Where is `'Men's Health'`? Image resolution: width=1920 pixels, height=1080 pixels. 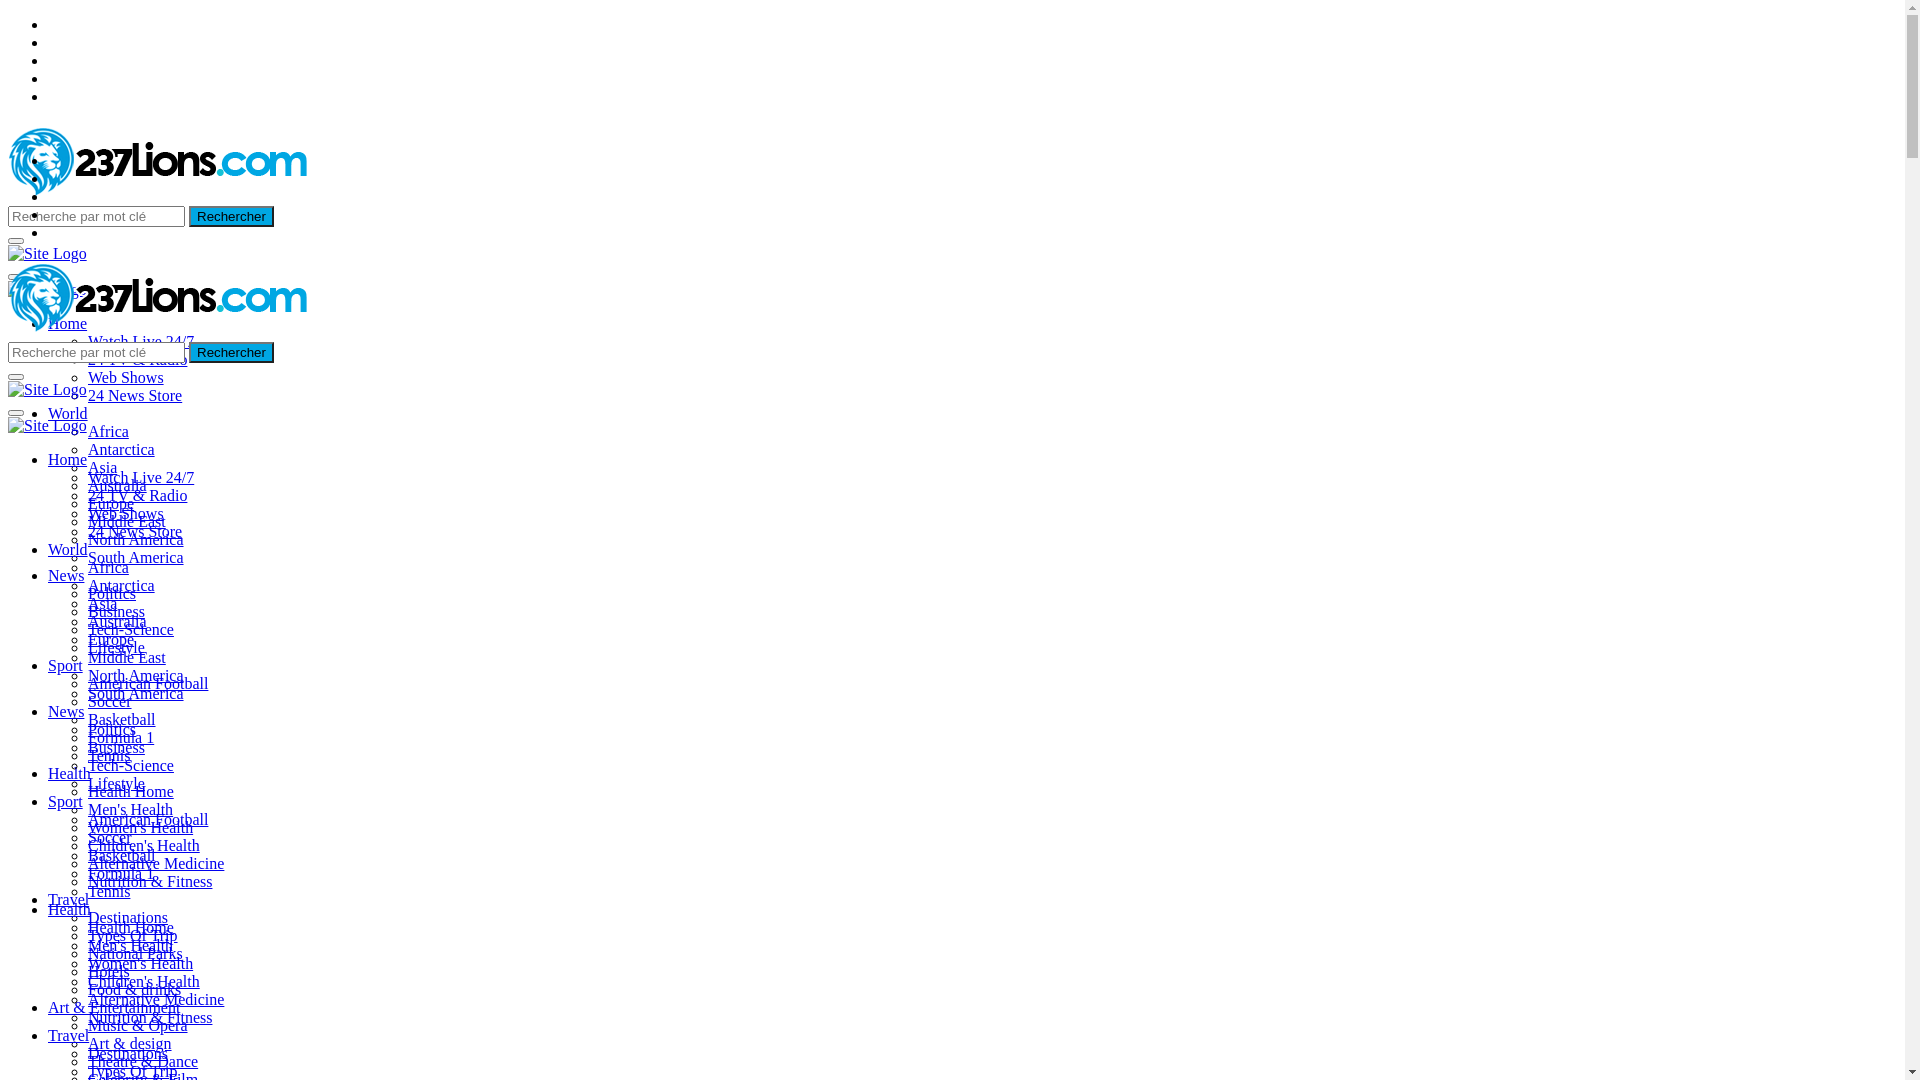 'Men's Health' is located at coordinates (86, 945).